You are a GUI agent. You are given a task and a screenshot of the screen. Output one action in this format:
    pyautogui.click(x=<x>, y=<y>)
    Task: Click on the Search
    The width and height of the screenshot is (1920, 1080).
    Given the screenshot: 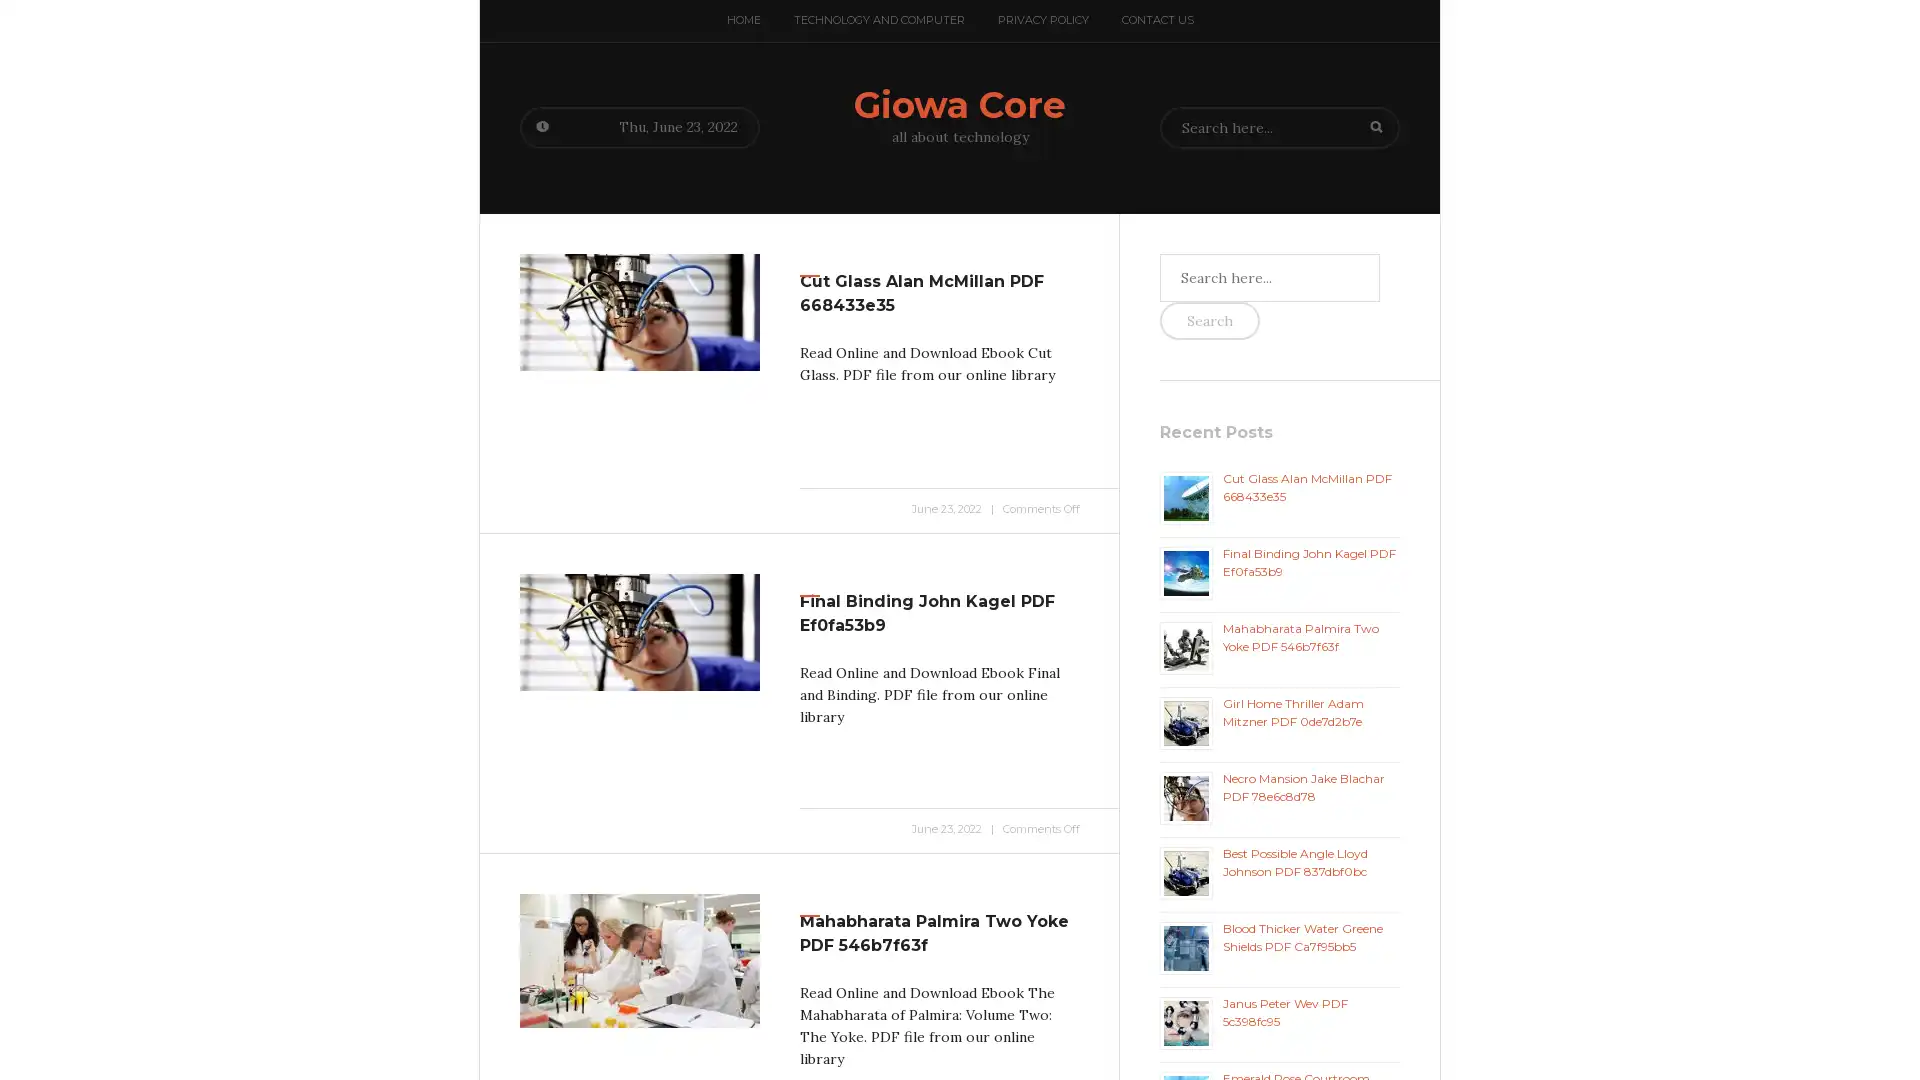 What is the action you would take?
    pyautogui.click(x=1358, y=127)
    